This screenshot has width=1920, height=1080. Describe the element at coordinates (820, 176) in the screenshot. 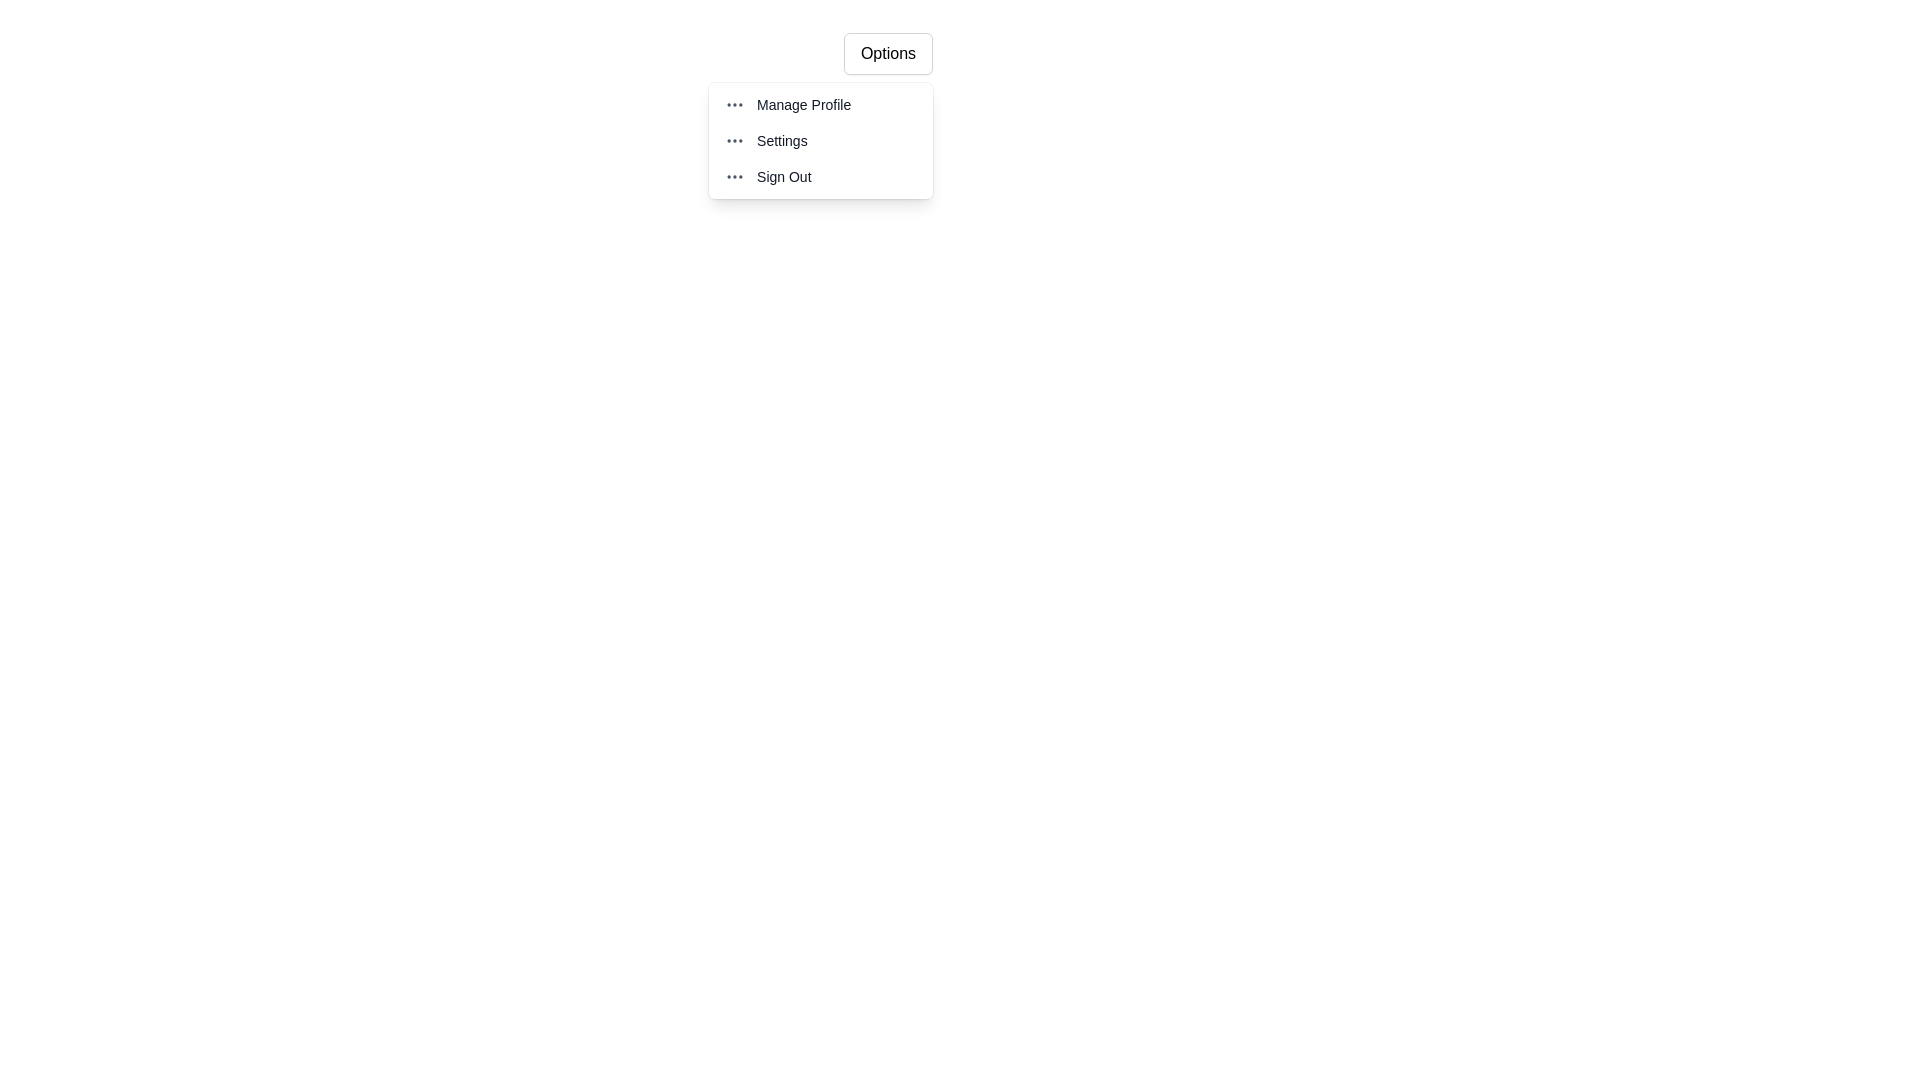

I see `the 'Sign Out' menu option, which is the third item in the vertical dropdown menu, to provide visual feedback` at that location.